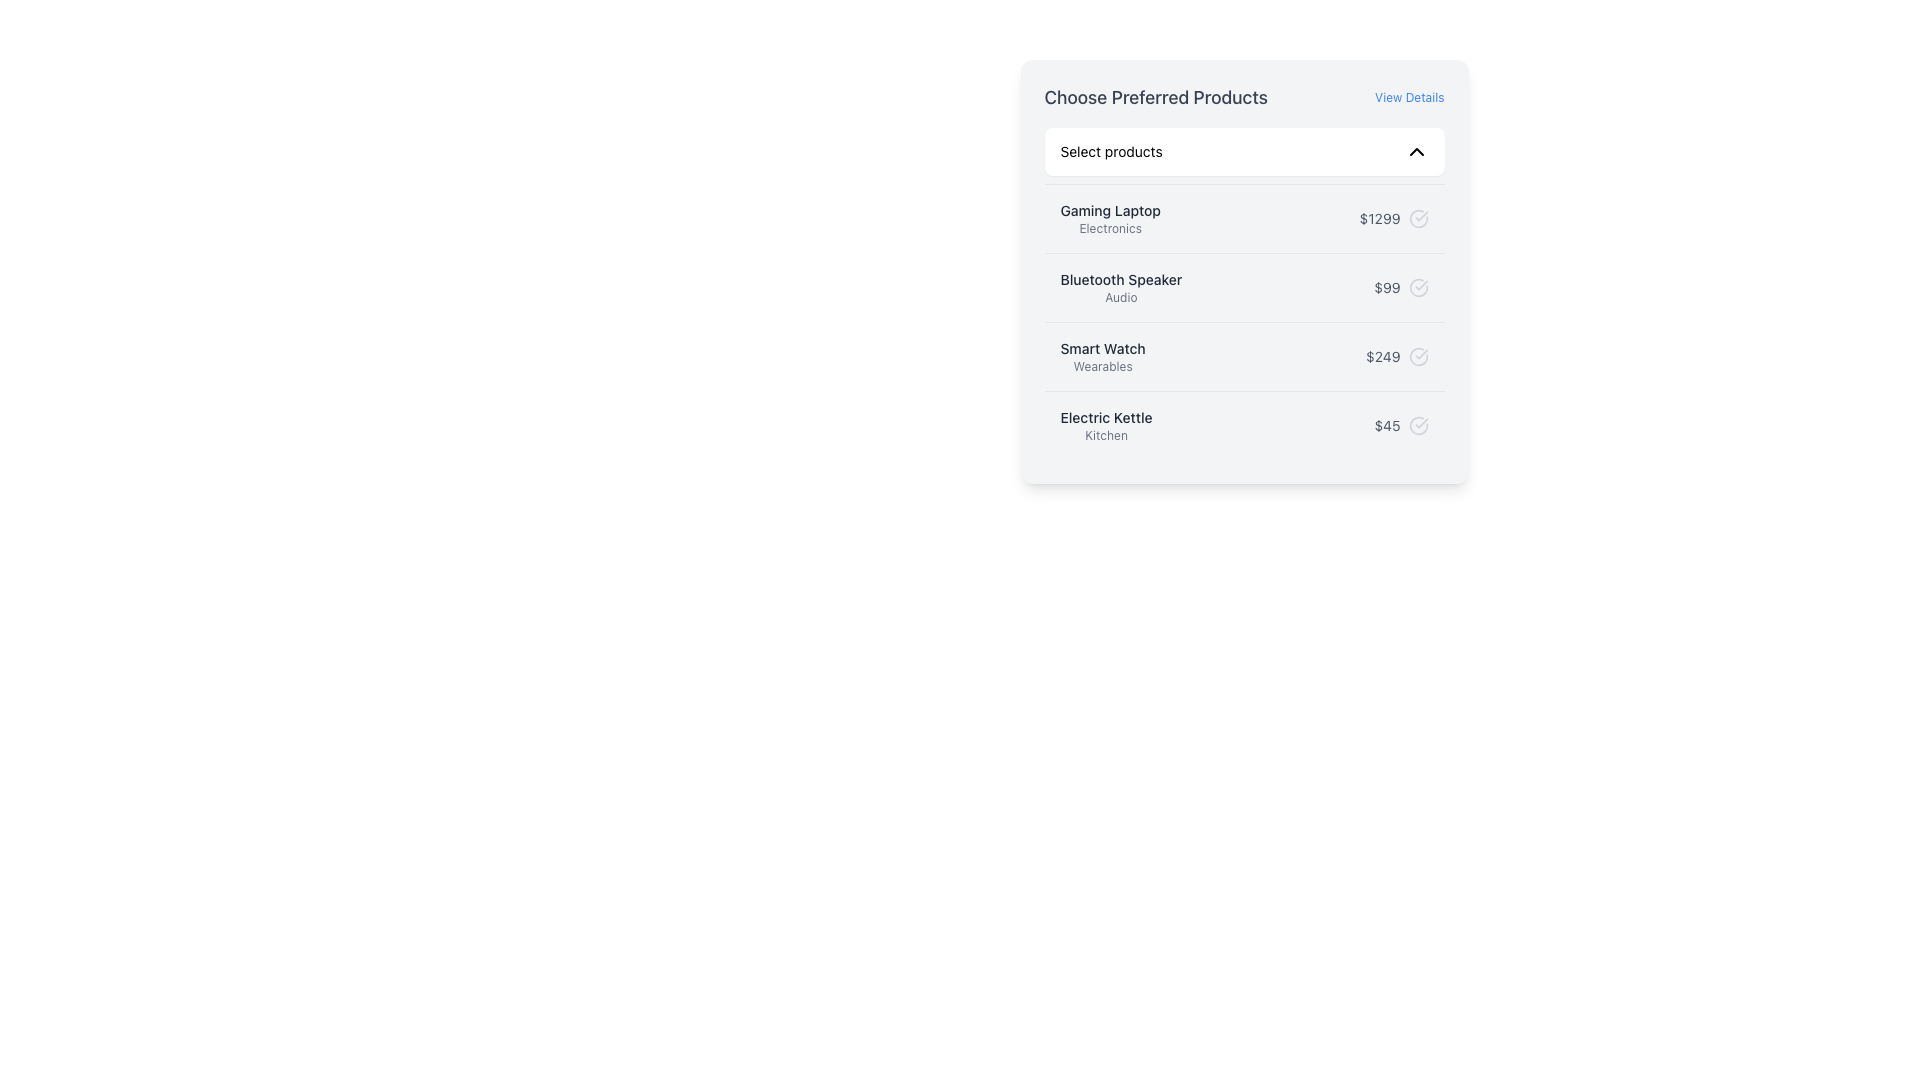 The width and height of the screenshot is (1920, 1080). I want to click on the gray circle icon with a checkmark located to the right of the price '$45' in the last product listing row, so click(1417, 424).